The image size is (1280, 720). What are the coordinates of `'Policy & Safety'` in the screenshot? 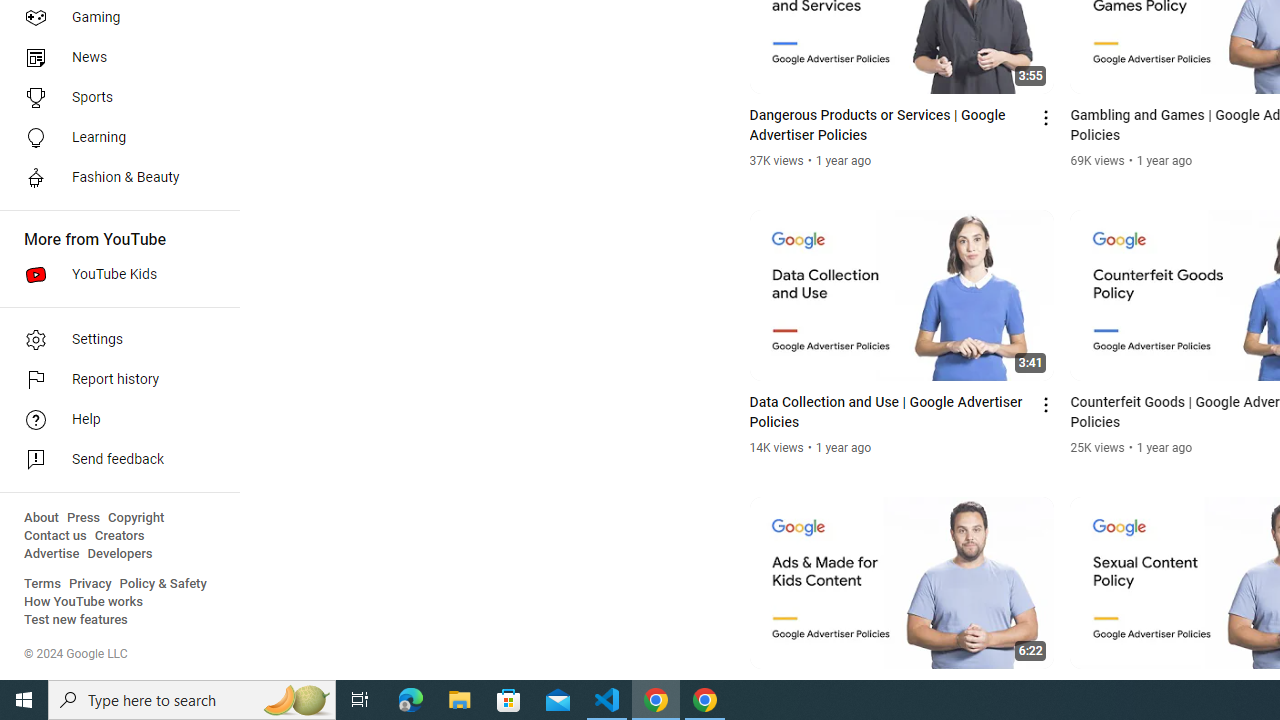 It's located at (163, 584).